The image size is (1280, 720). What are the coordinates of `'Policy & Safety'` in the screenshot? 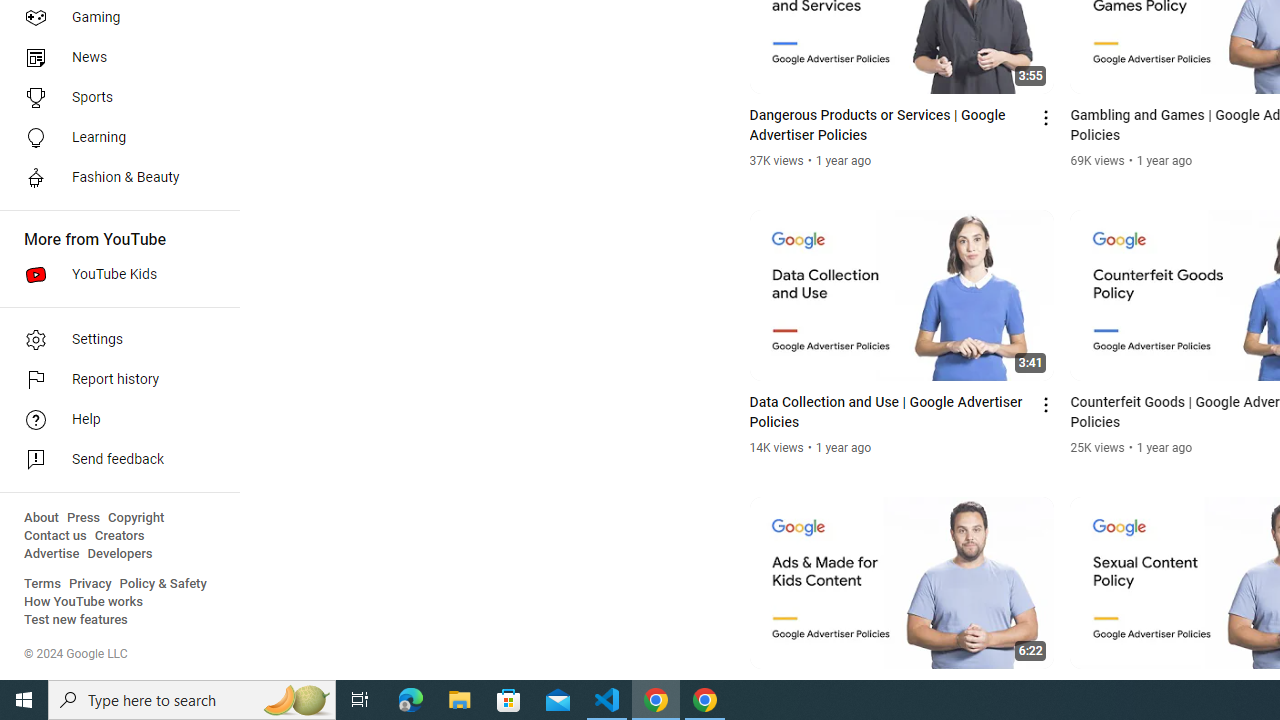 It's located at (163, 584).